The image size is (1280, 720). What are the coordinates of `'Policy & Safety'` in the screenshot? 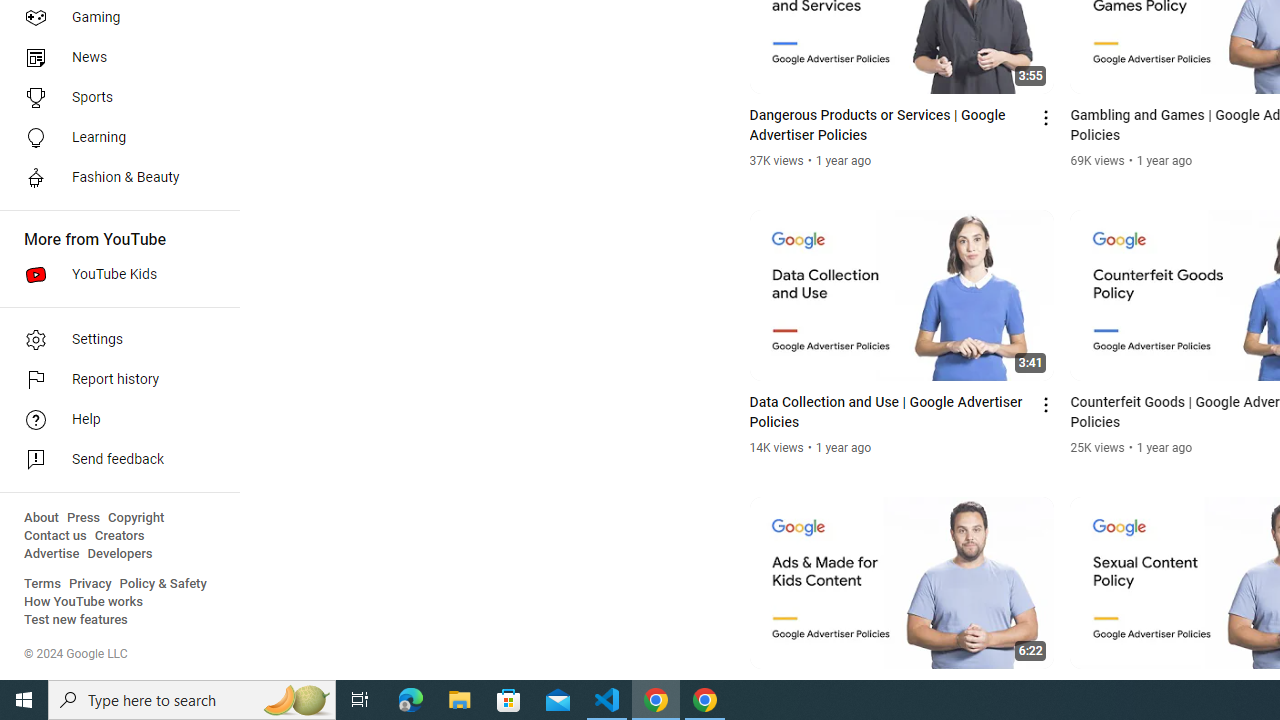 It's located at (163, 584).